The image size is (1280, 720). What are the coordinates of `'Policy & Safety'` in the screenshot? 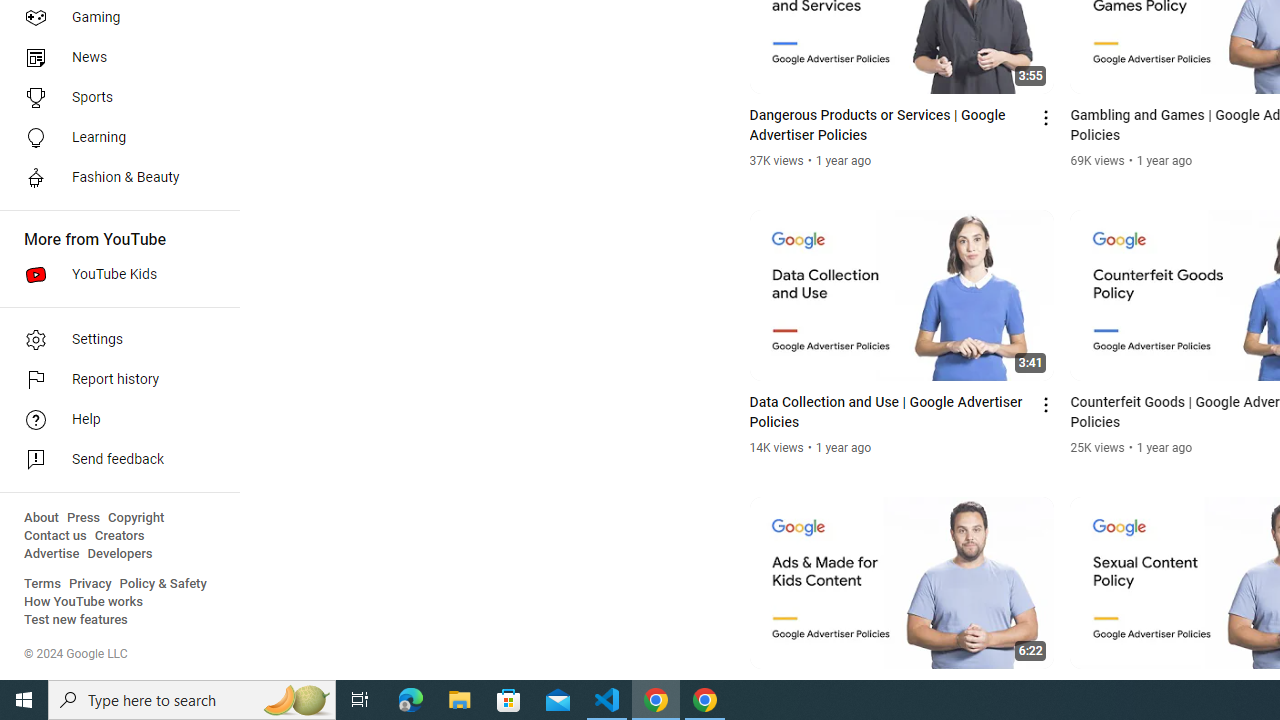 It's located at (163, 584).